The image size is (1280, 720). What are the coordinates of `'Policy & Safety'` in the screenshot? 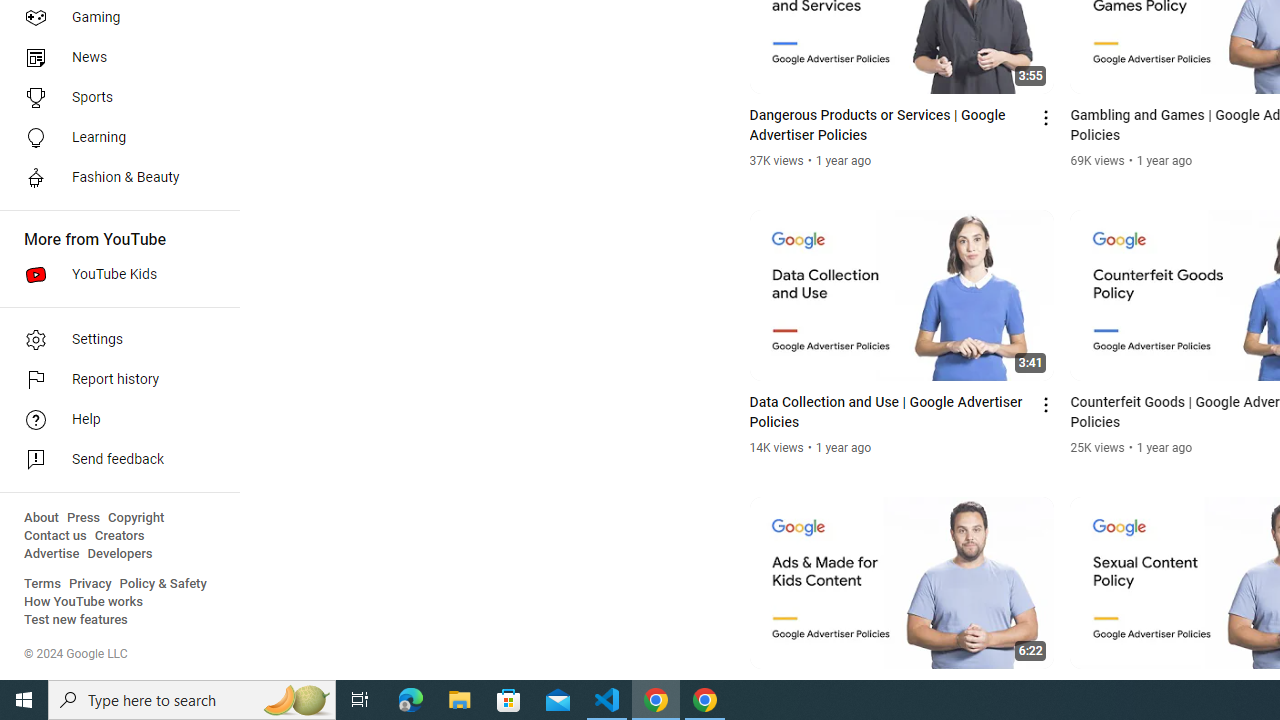 It's located at (163, 584).